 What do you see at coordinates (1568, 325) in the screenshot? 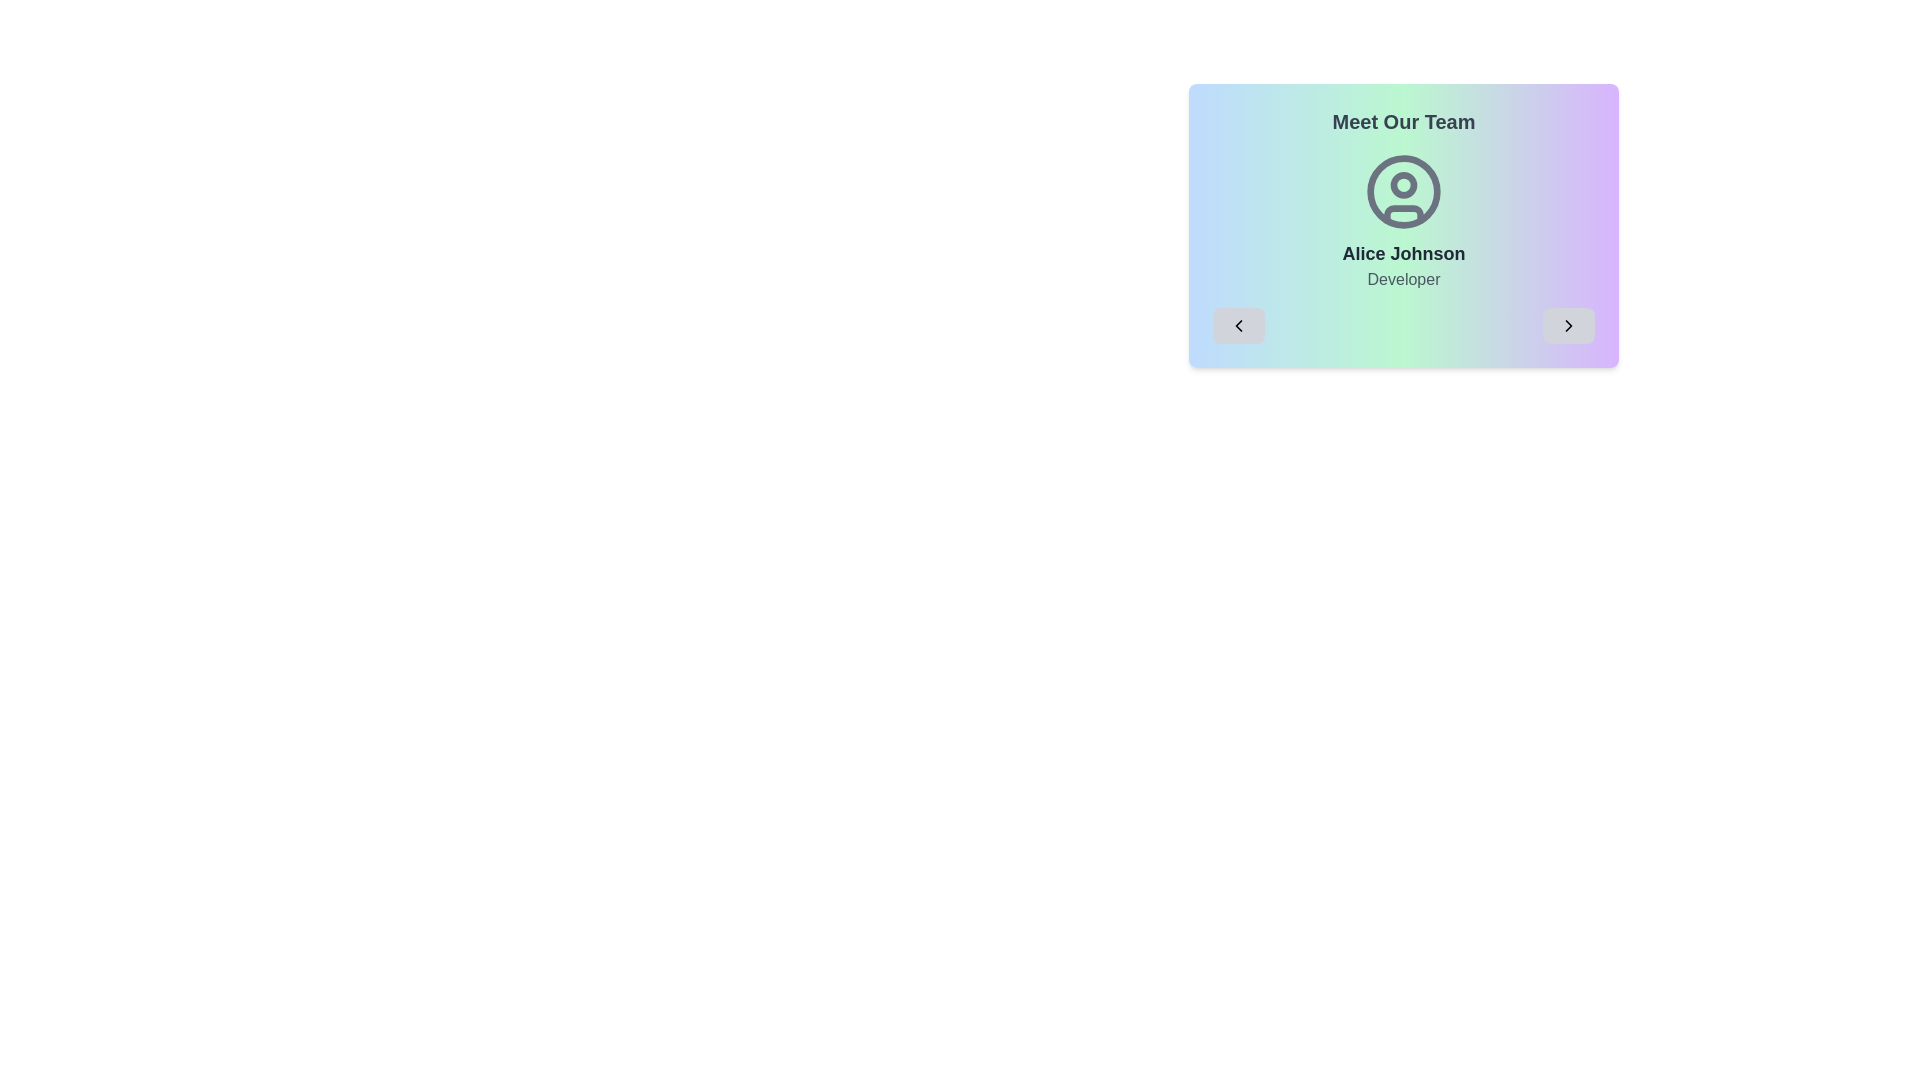
I see `the right-pointing chevron icon located at the bottom-right corner of the card interface` at bounding box center [1568, 325].